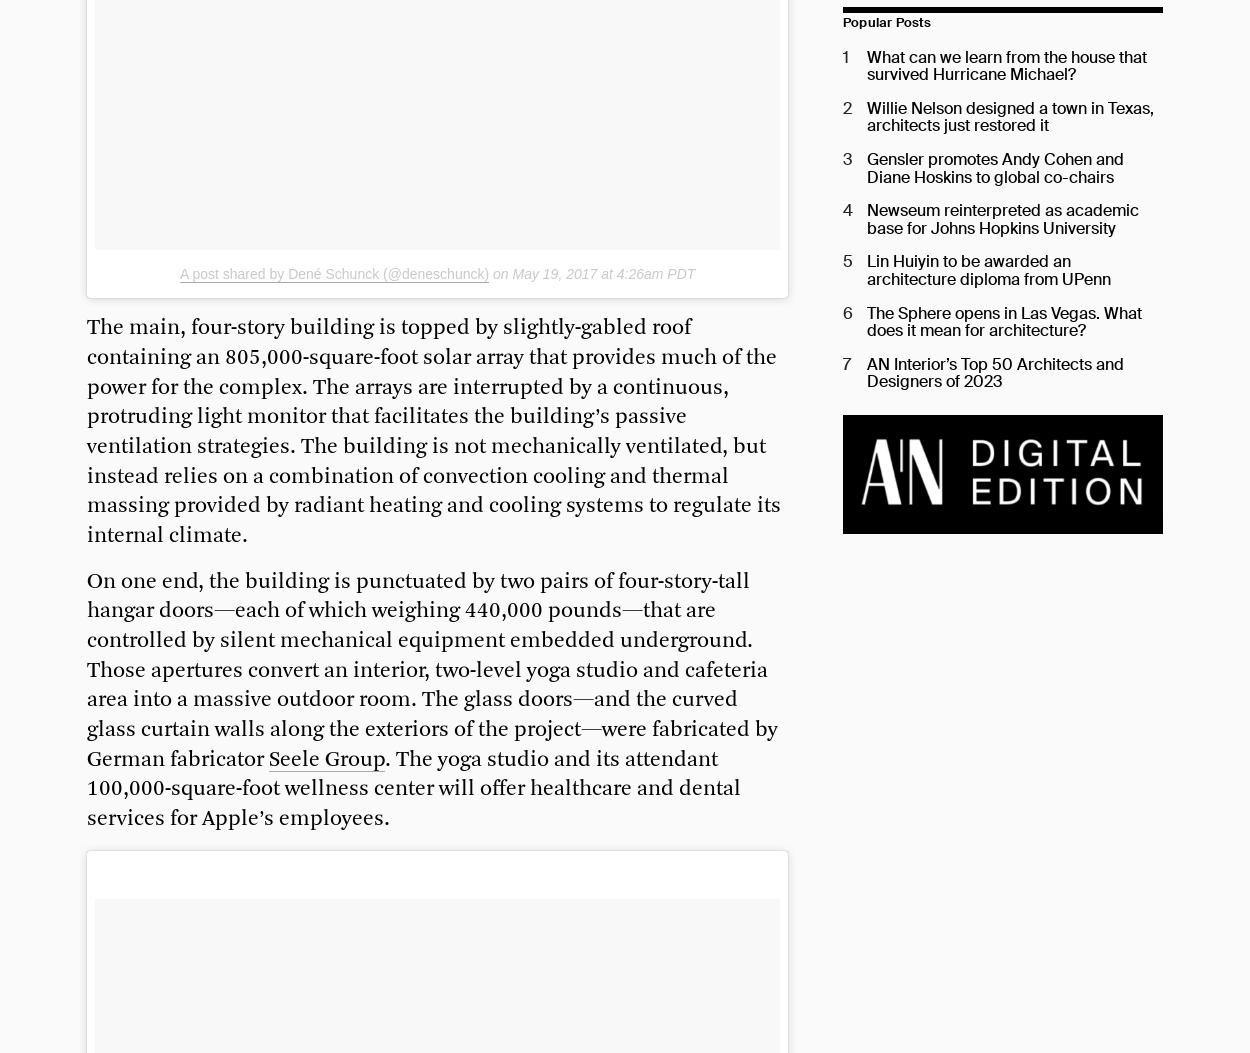  What do you see at coordinates (488, 272) in the screenshot?
I see `'on'` at bounding box center [488, 272].